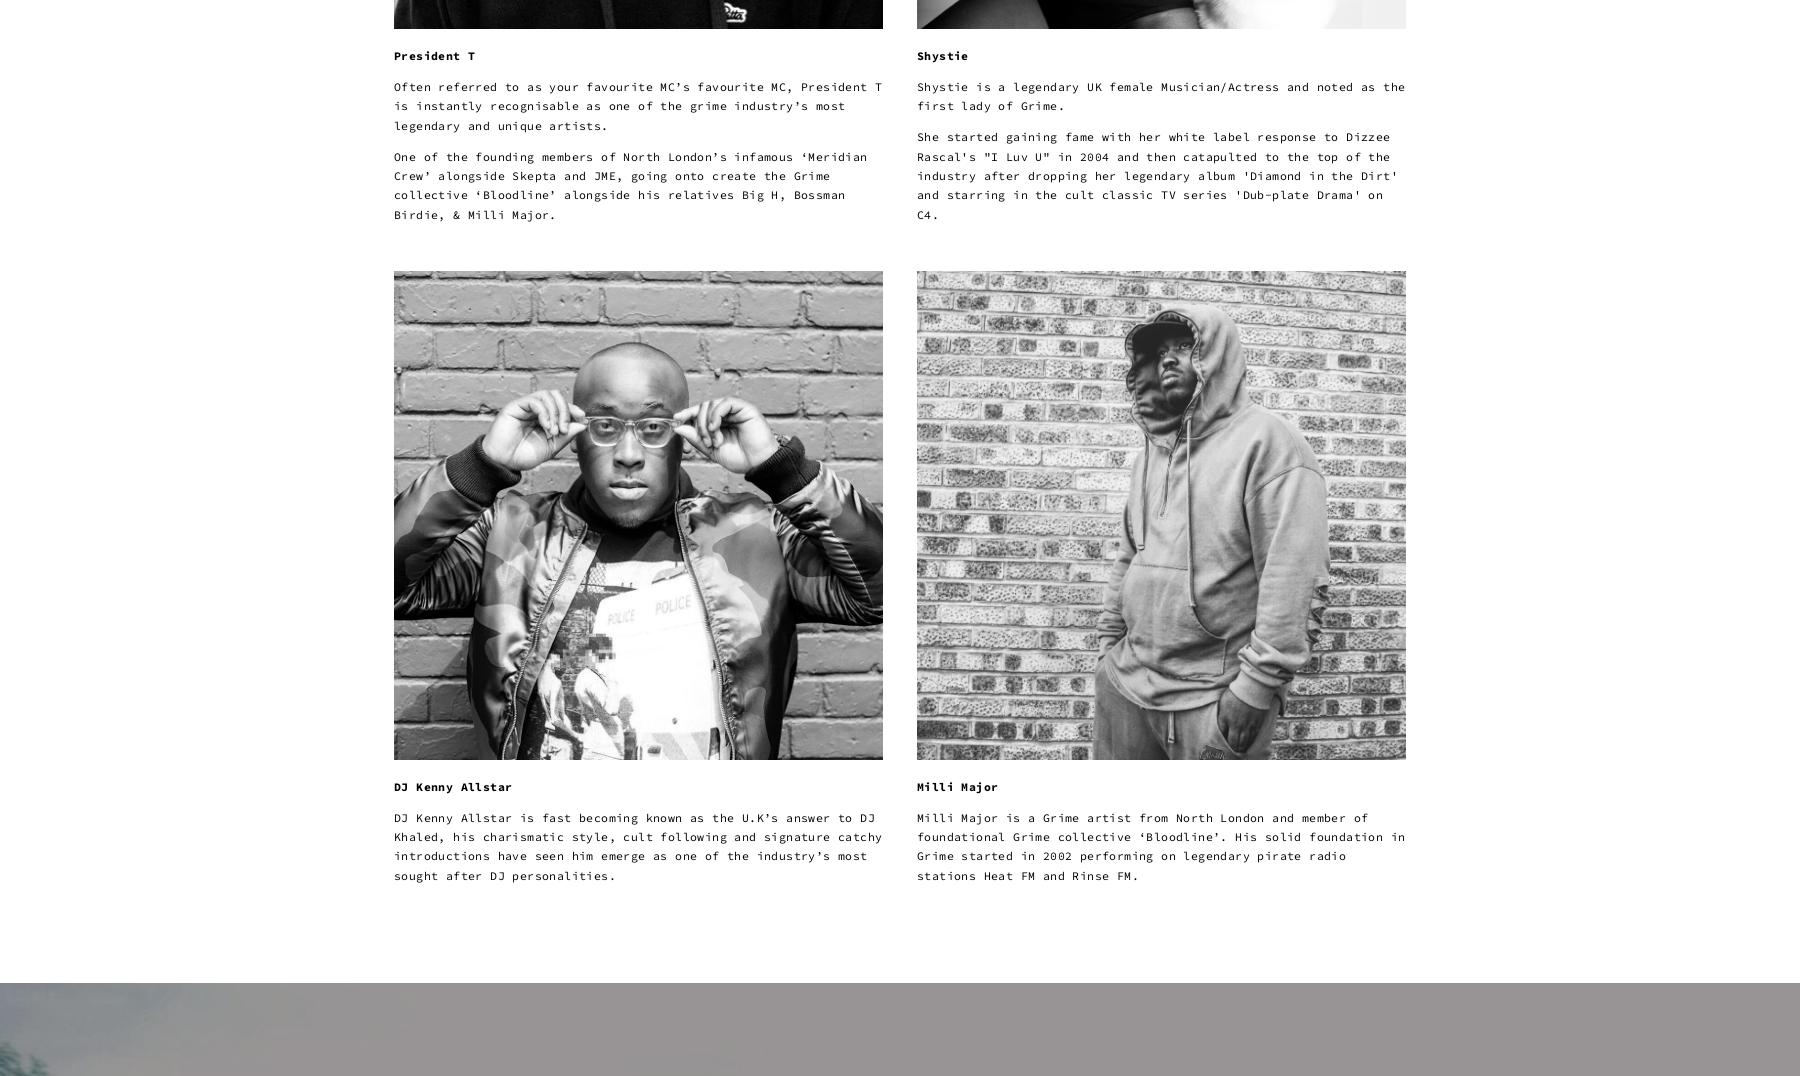 Image resolution: width=1800 pixels, height=1076 pixels. What do you see at coordinates (941, 54) in the screenshot?
I see `'Shystie'` at bounding box center [941, 54].